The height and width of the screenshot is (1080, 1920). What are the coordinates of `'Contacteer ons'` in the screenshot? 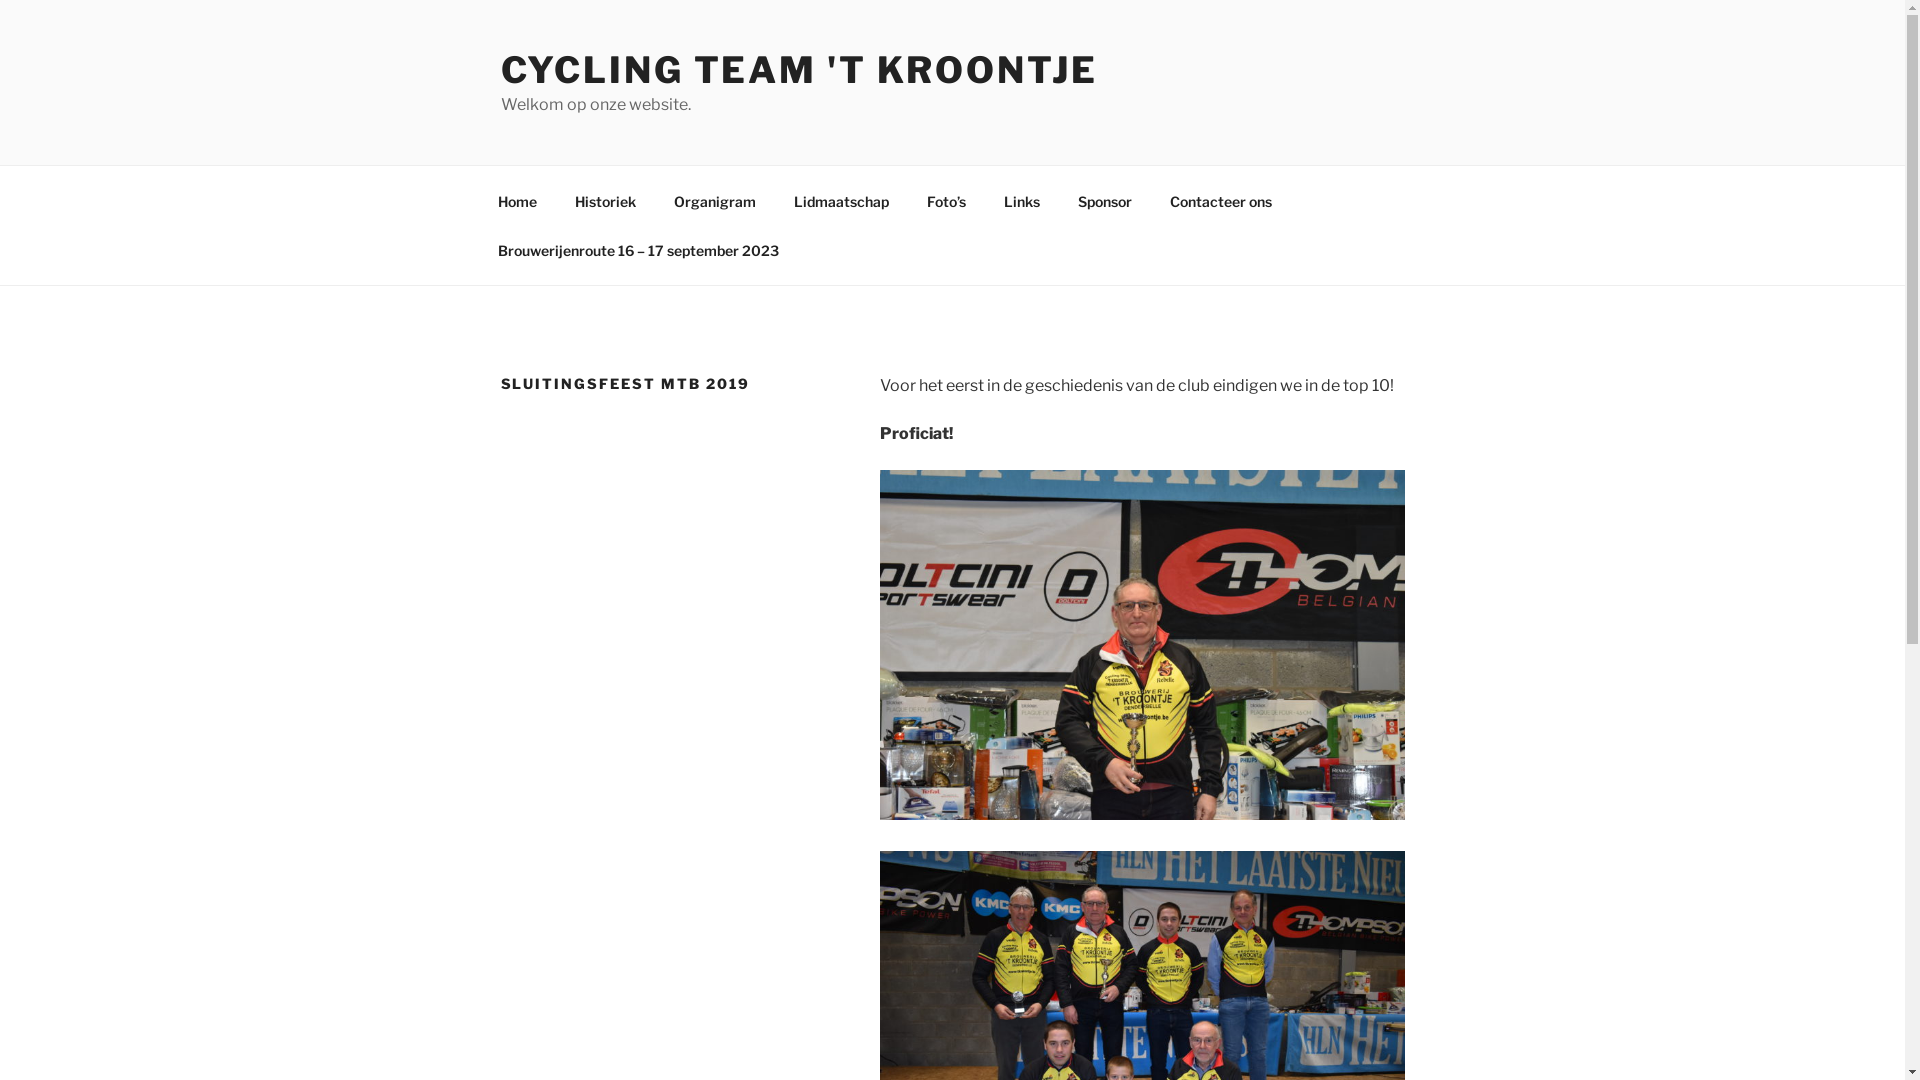 It's located at (1219, 200).